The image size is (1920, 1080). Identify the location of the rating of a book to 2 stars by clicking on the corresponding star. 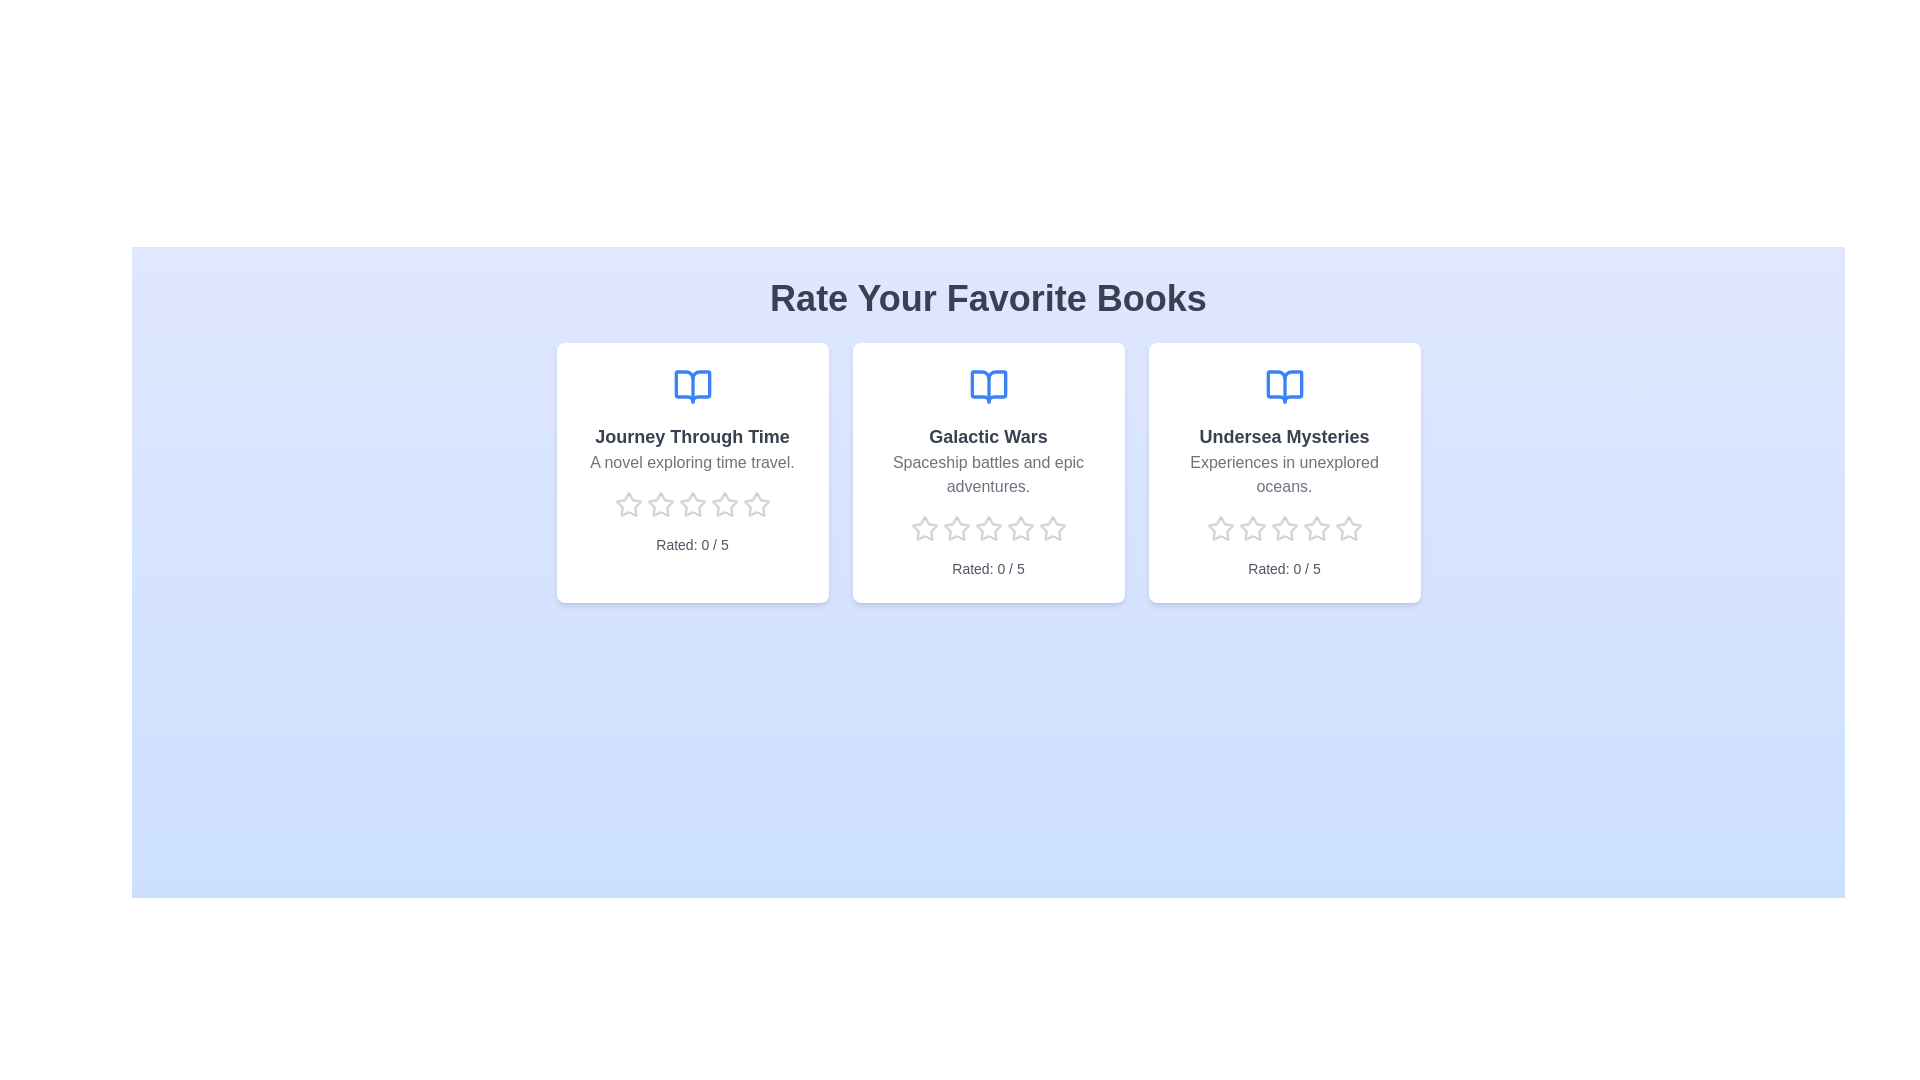
(660, 504).